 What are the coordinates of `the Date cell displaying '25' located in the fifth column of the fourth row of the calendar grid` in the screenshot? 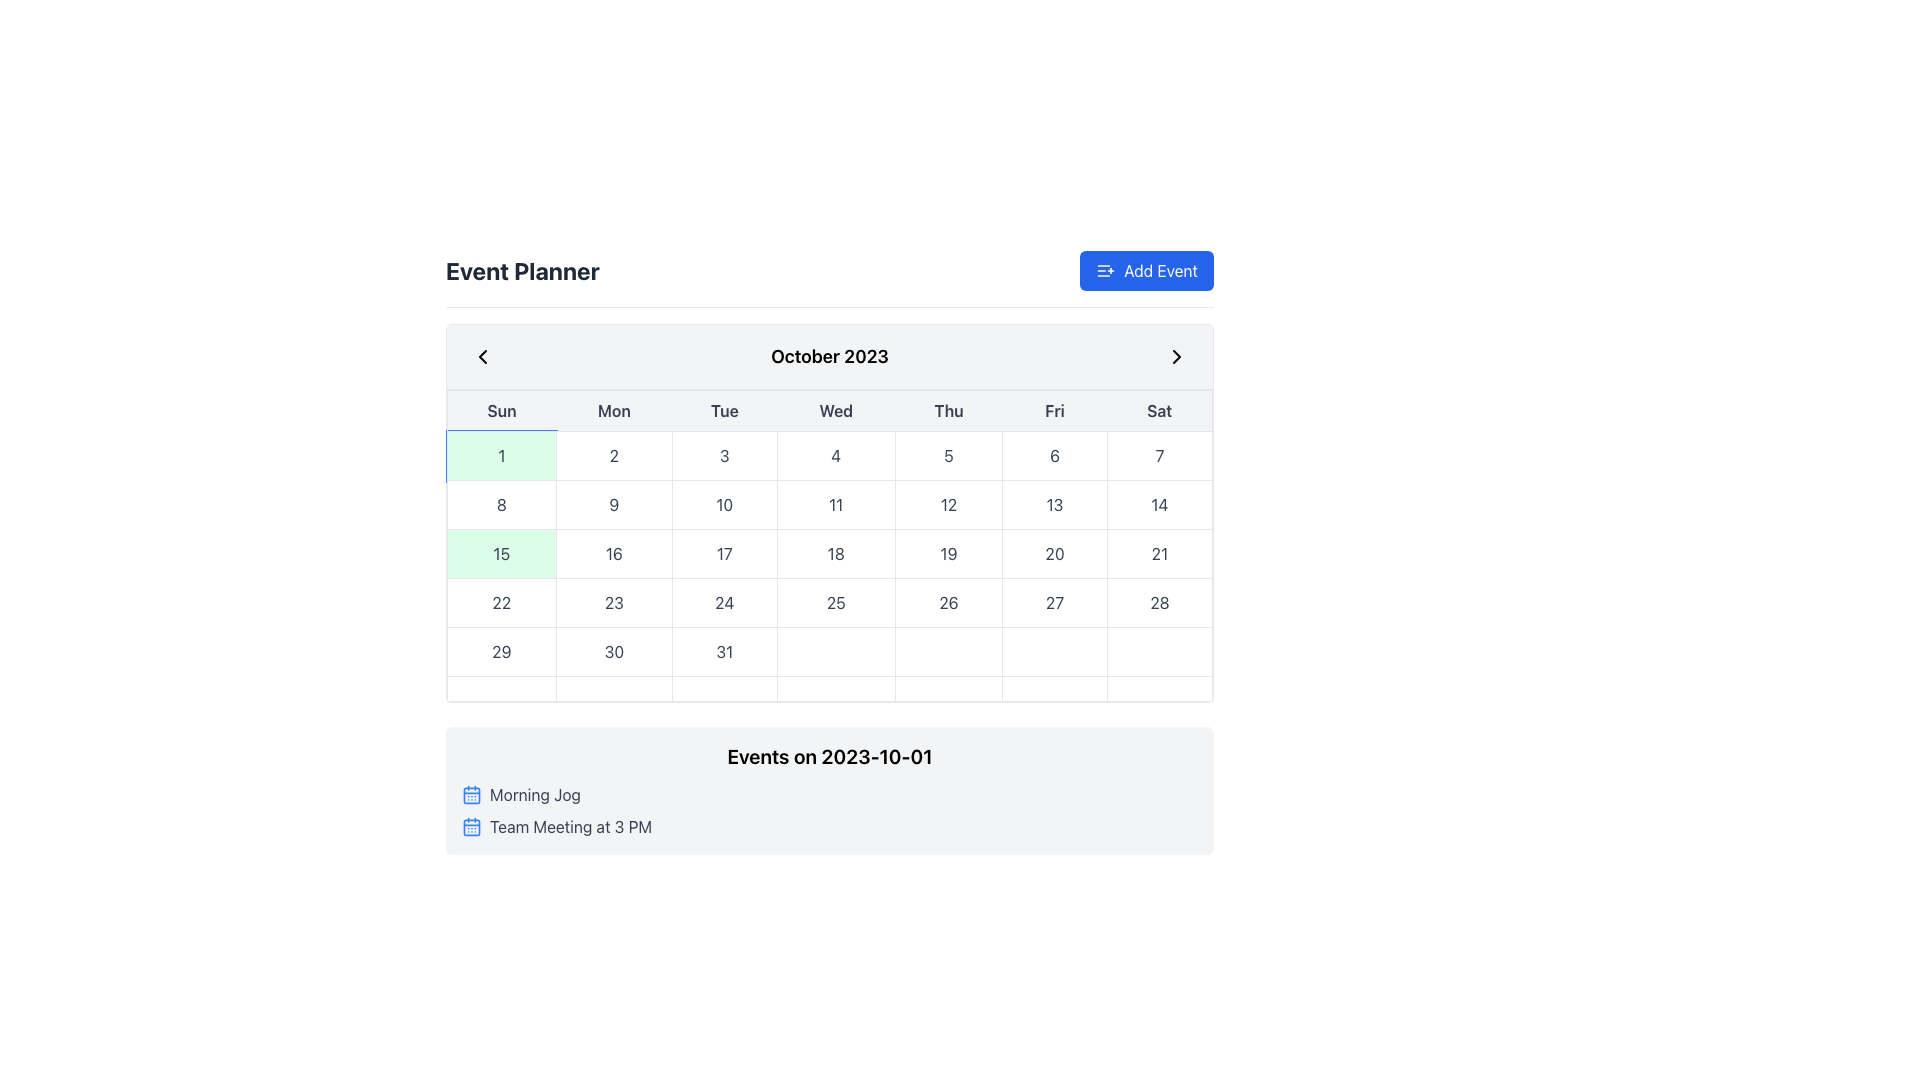 It's located at (830, 601).